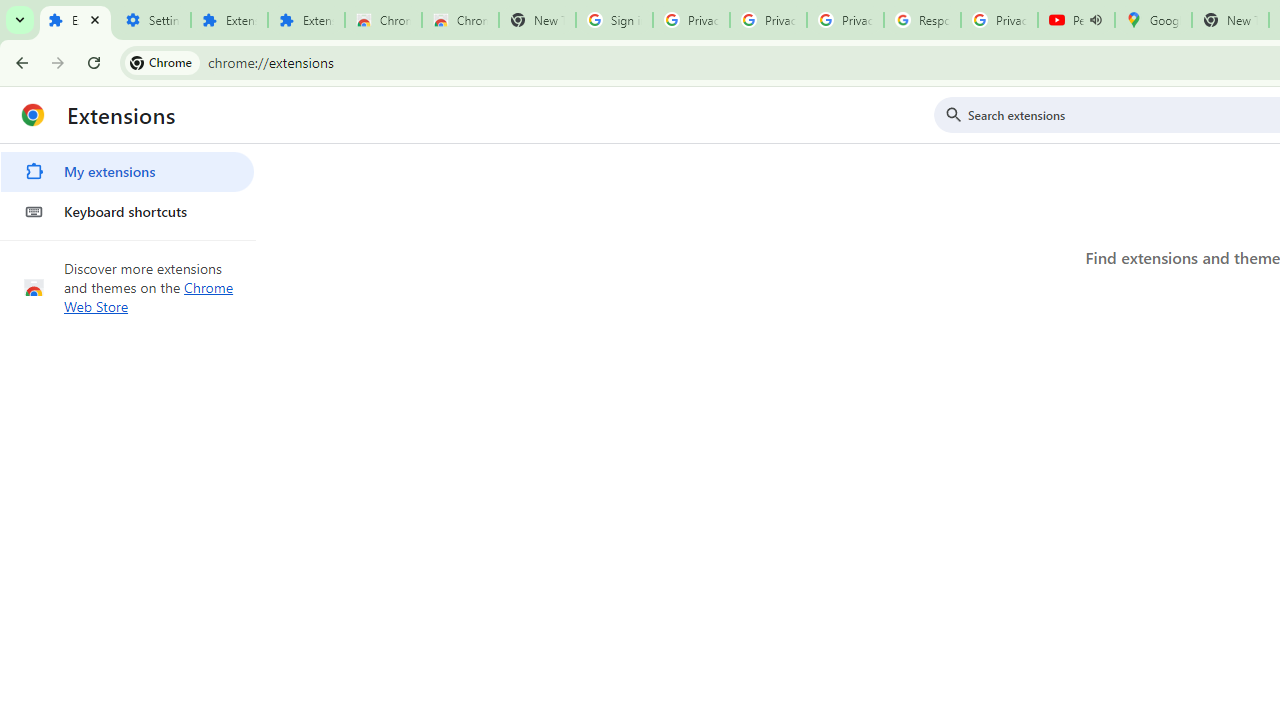  What do you see at coordinates (1094, 20) in the screenshot?
I see `'Mute tab'` at bounding box center [1094, 20].